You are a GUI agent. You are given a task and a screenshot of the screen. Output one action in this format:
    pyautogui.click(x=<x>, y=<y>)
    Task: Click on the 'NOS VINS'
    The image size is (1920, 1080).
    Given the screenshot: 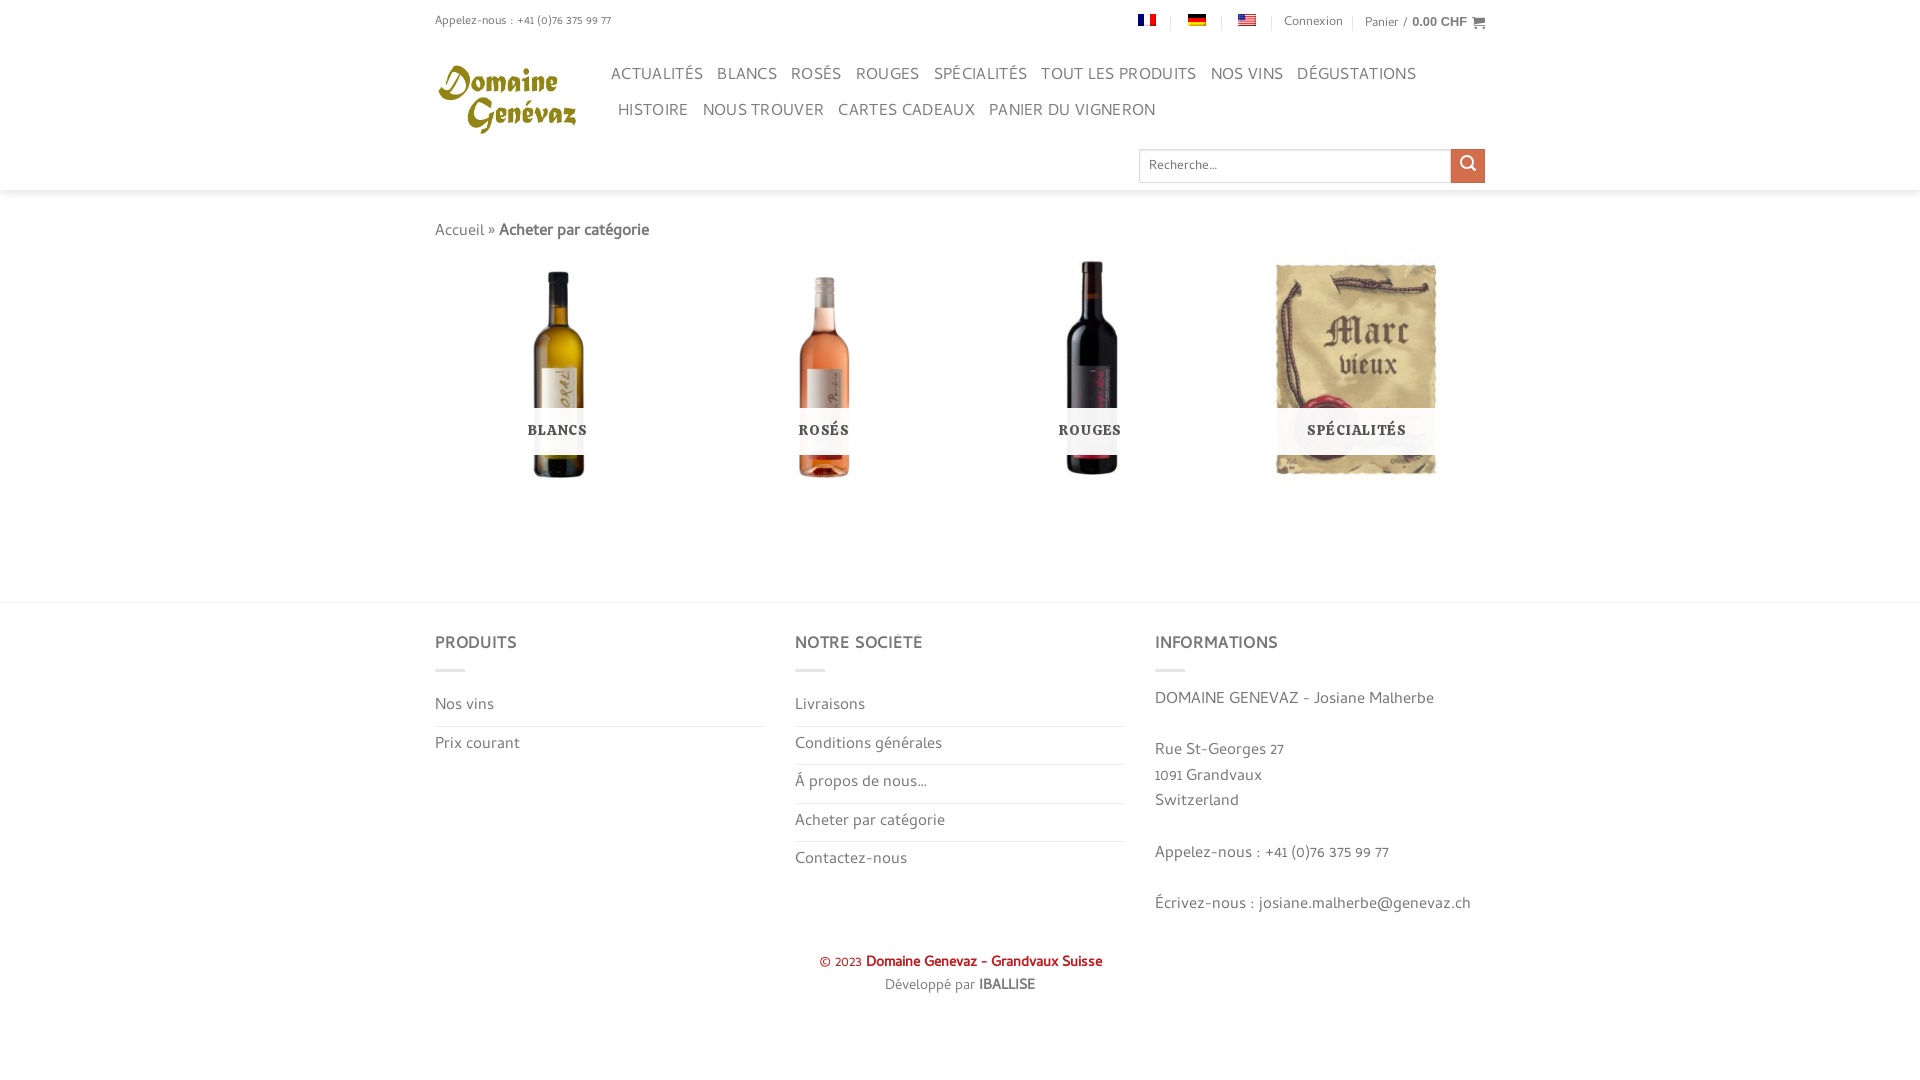 What is the action you would take?
    pyautogui.click(x=1246, y=75)
    